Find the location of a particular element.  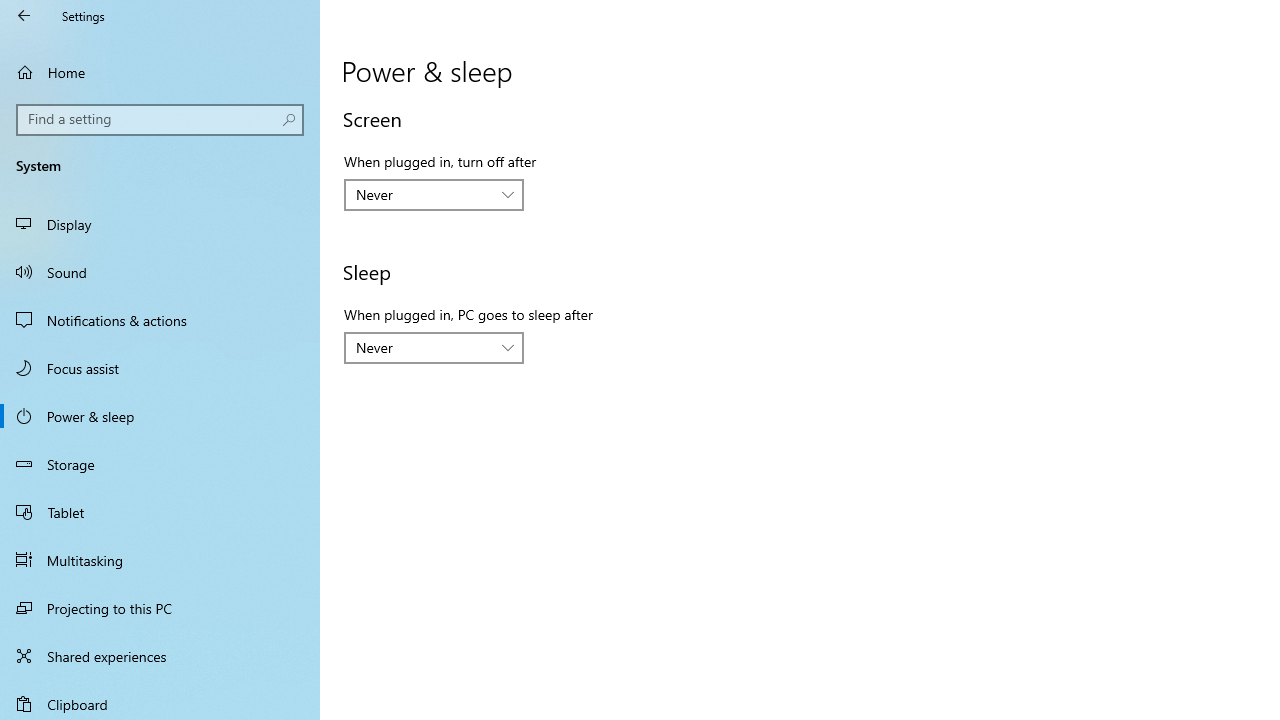

'When plugged in, turn off after' is located at coordinates (432, 195).